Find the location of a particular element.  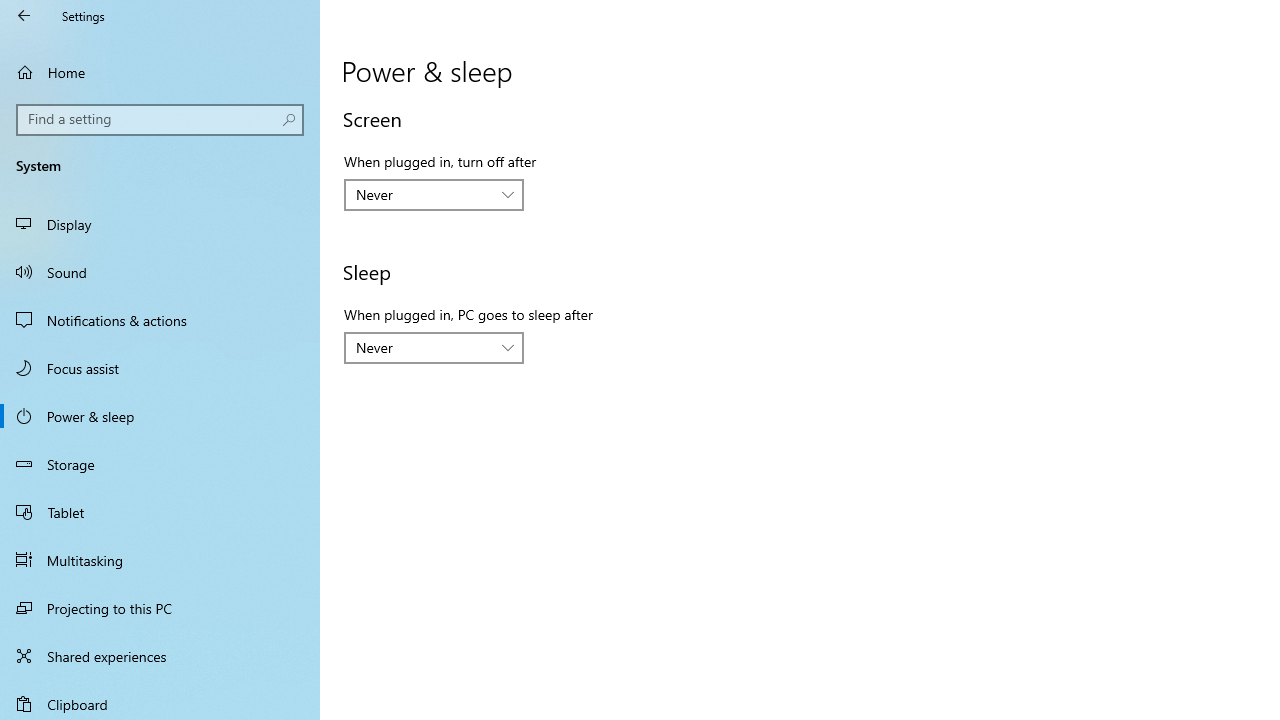

'When plugged in, turn off after' is located at coordinates (432, 195).